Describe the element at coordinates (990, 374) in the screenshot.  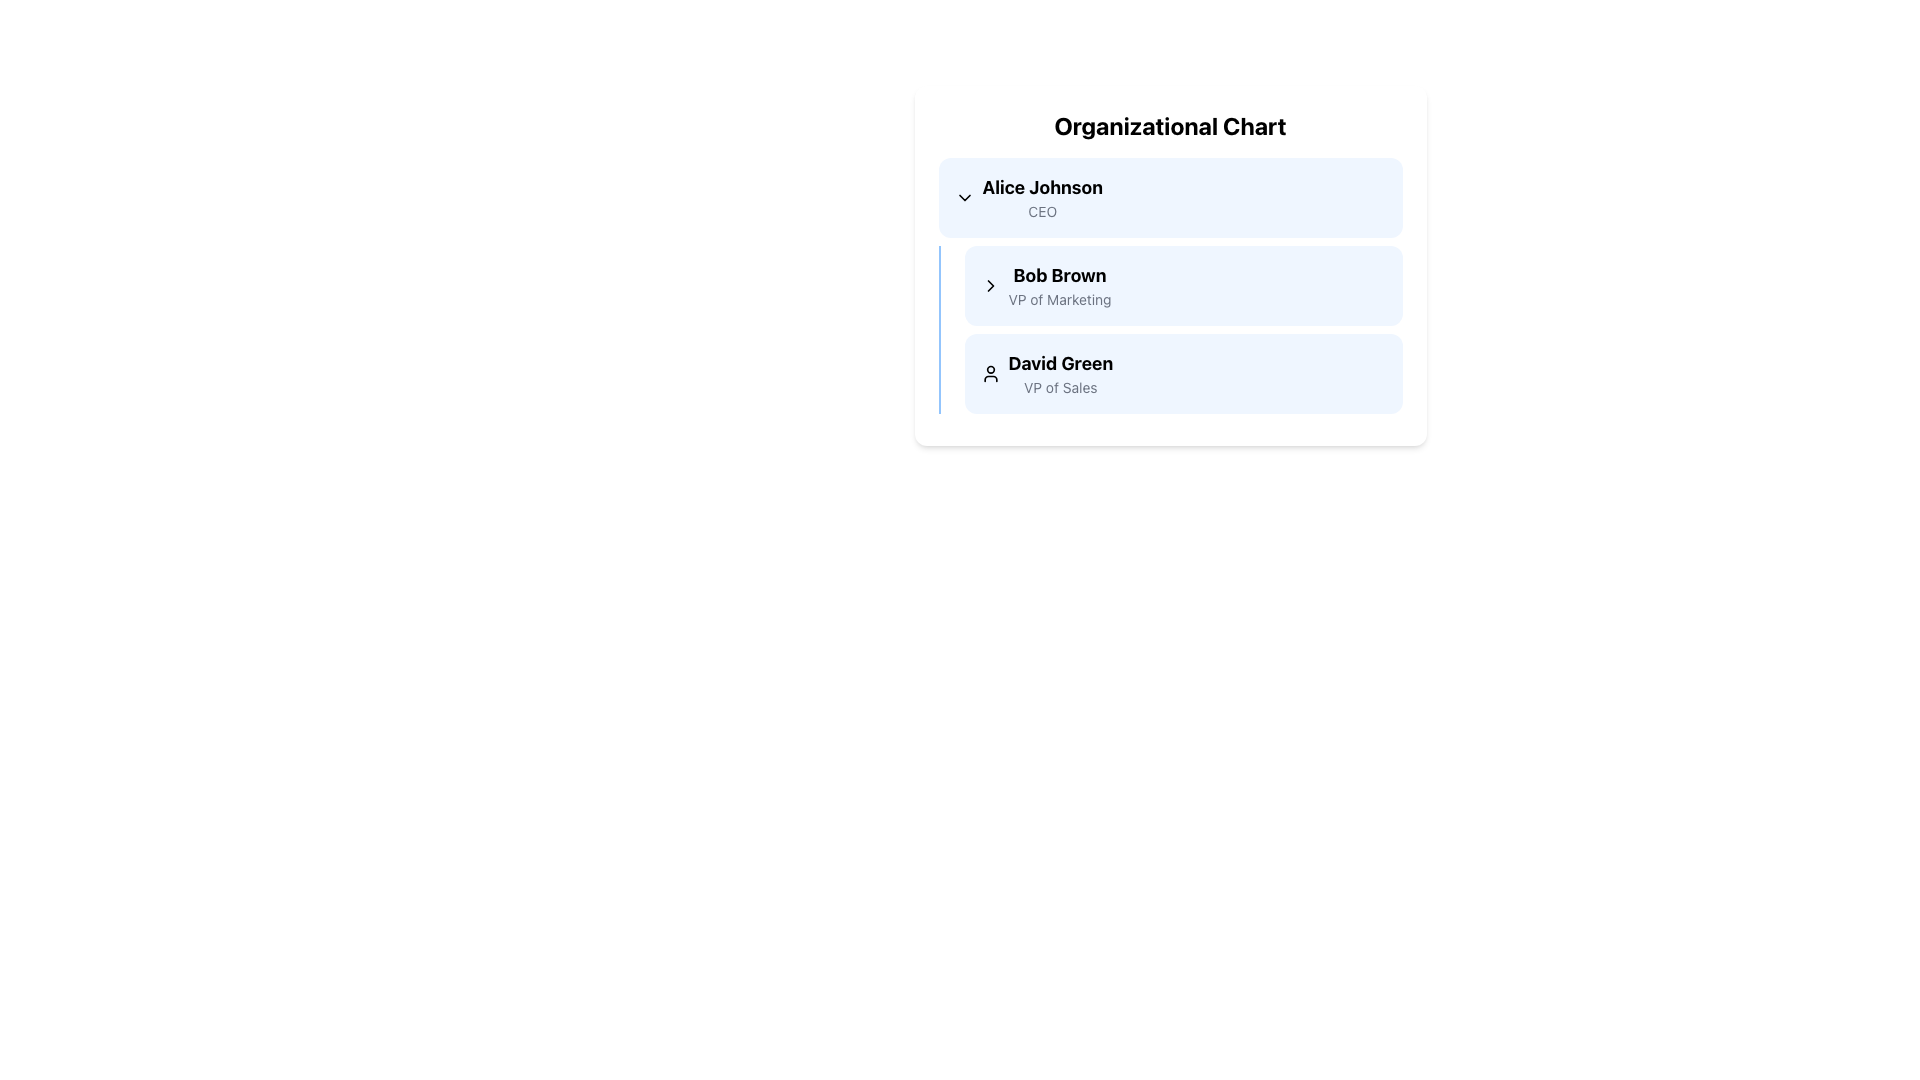
I see `the circular user profile icon located to the left of 'David Green, VP of Sales' in the organizational chart` at that location.